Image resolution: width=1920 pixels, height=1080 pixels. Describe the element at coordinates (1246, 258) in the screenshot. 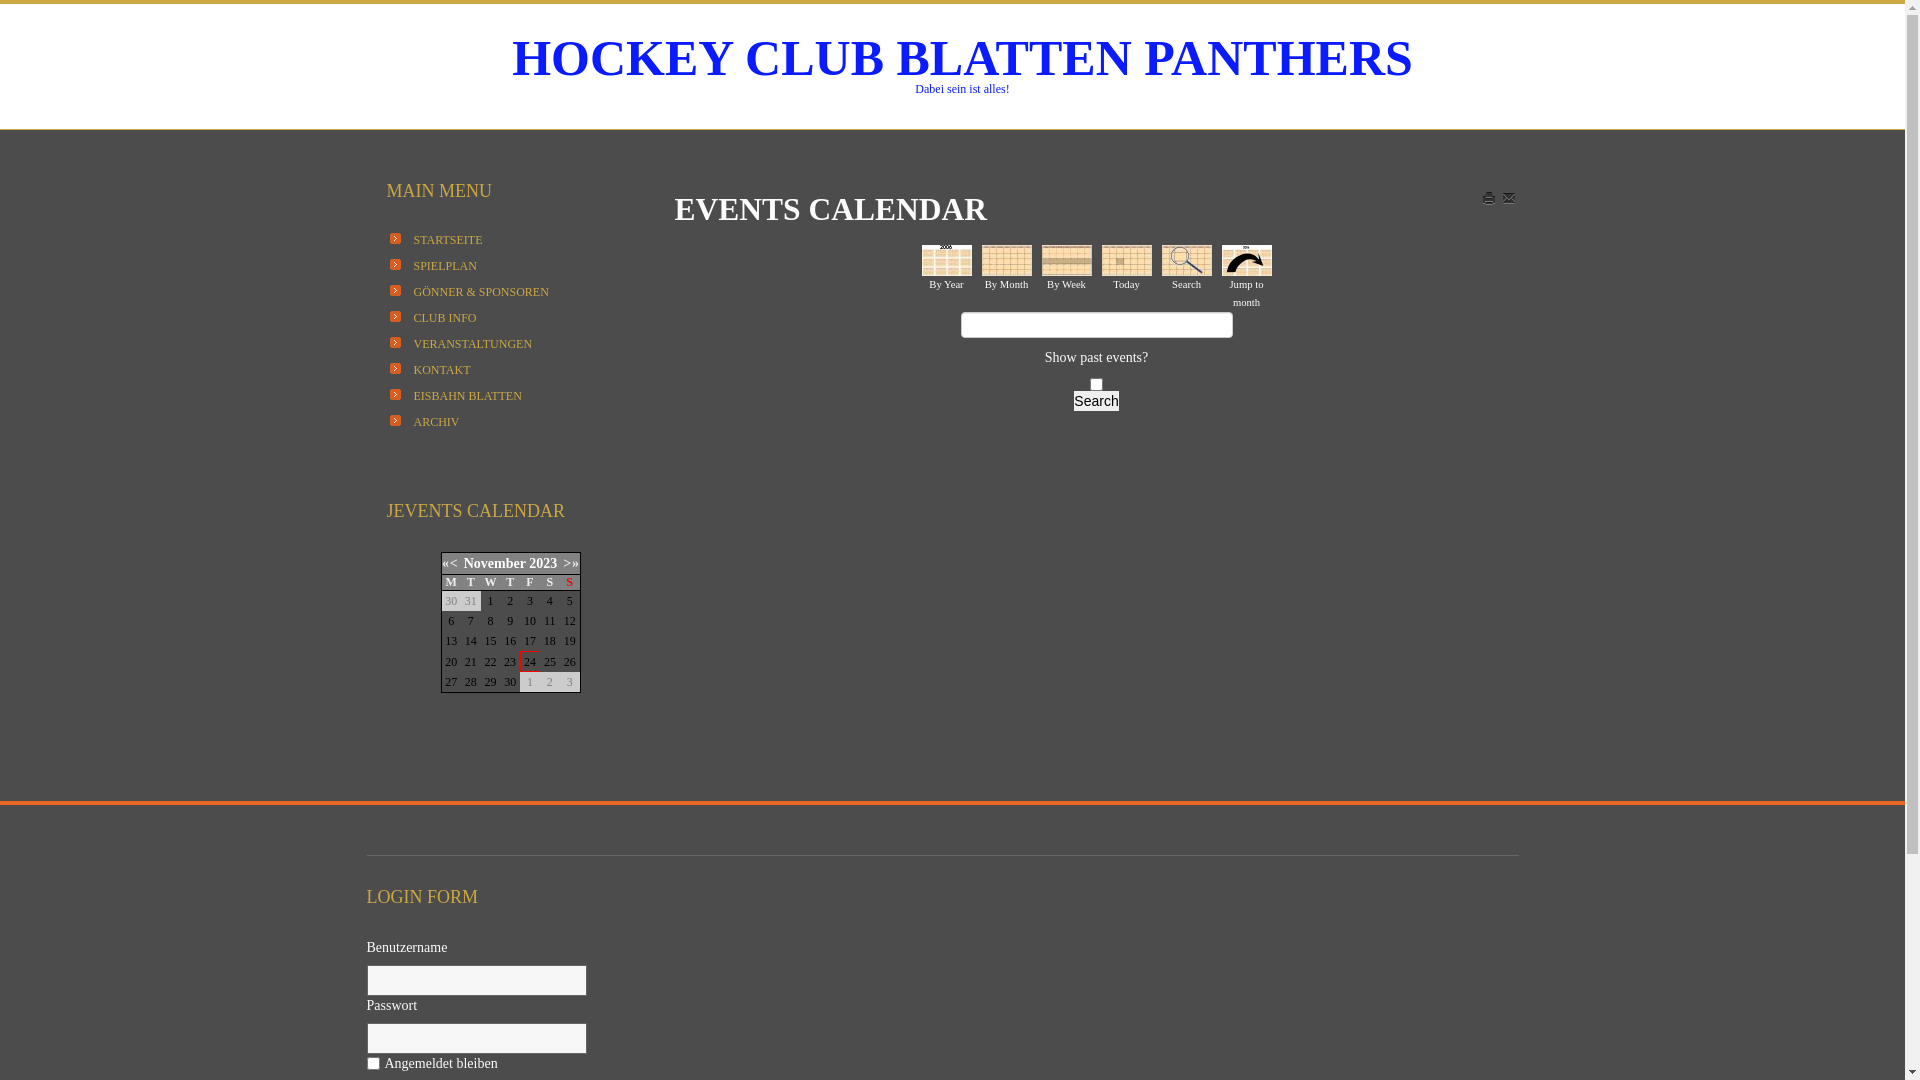

I see `'Jump to month'` at that location.